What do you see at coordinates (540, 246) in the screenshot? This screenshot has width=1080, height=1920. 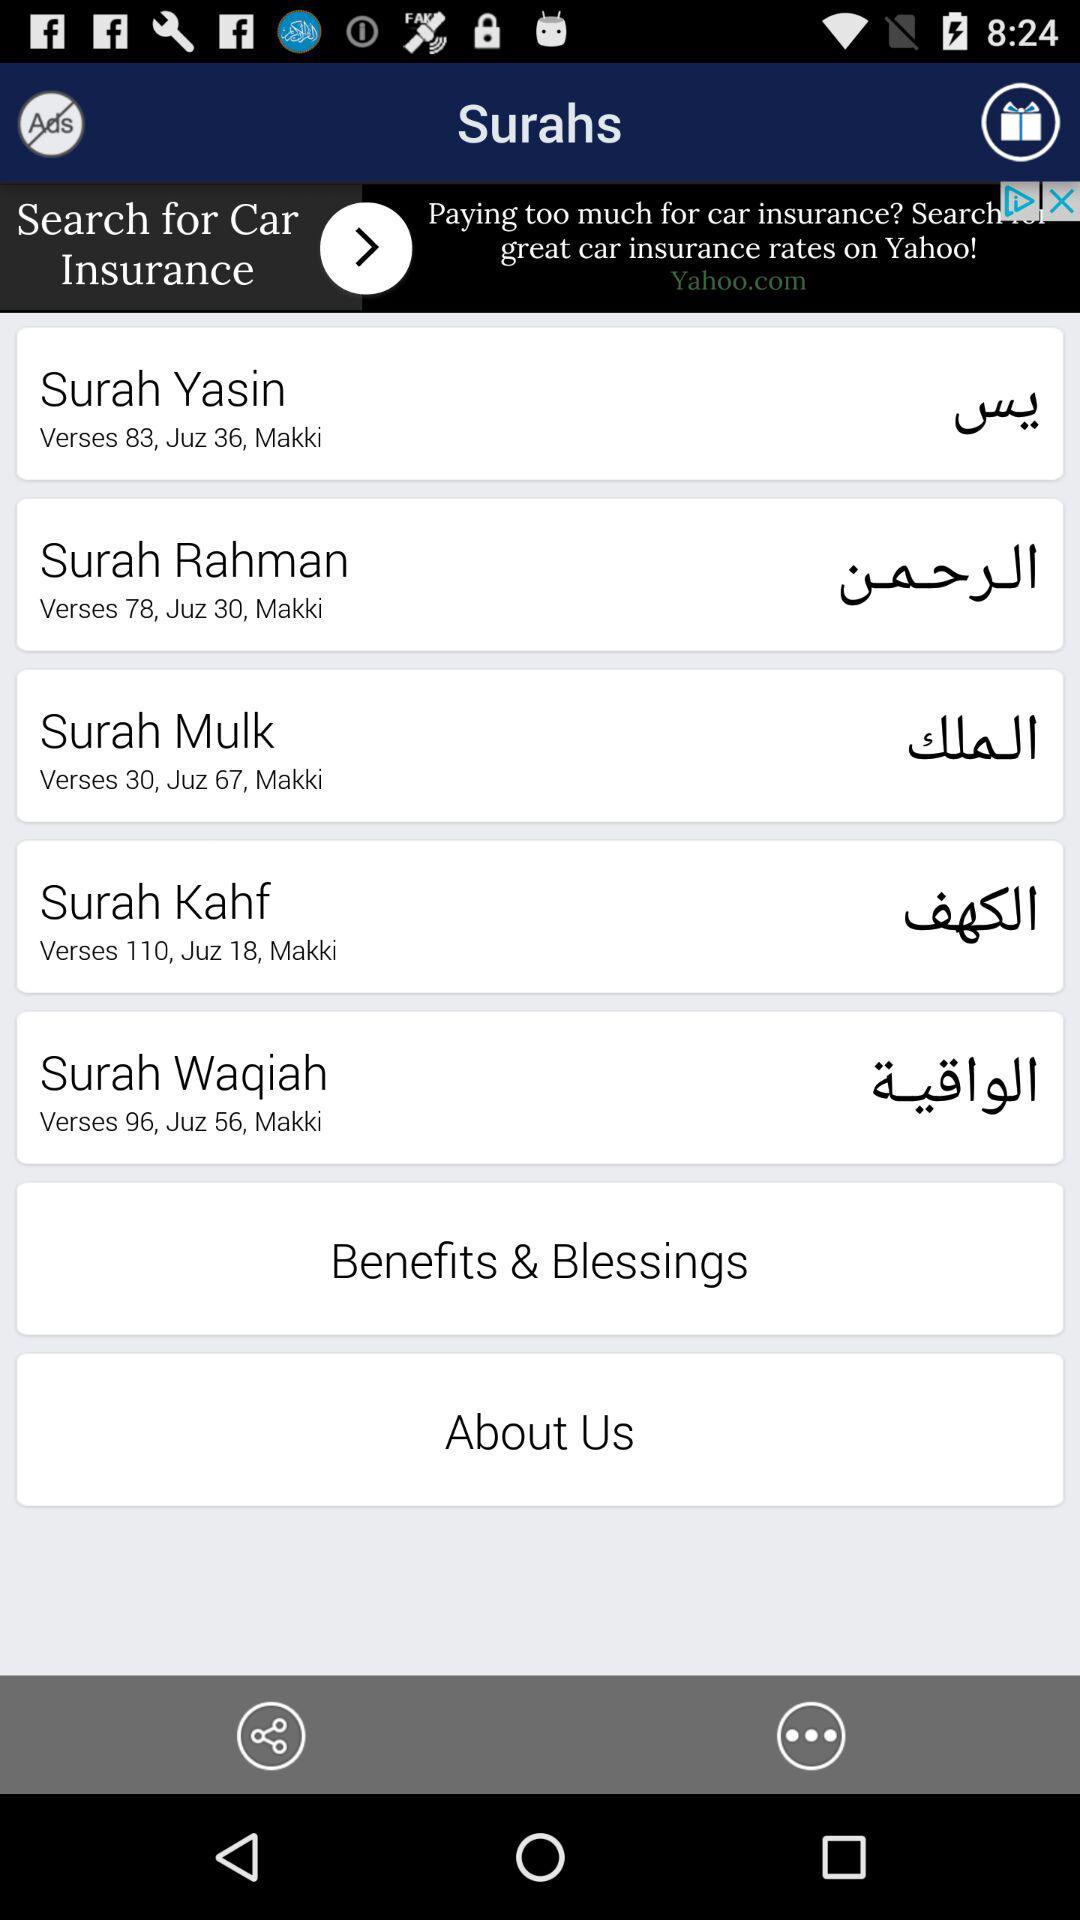 I see `insurance` at bounding box center [540, 246].